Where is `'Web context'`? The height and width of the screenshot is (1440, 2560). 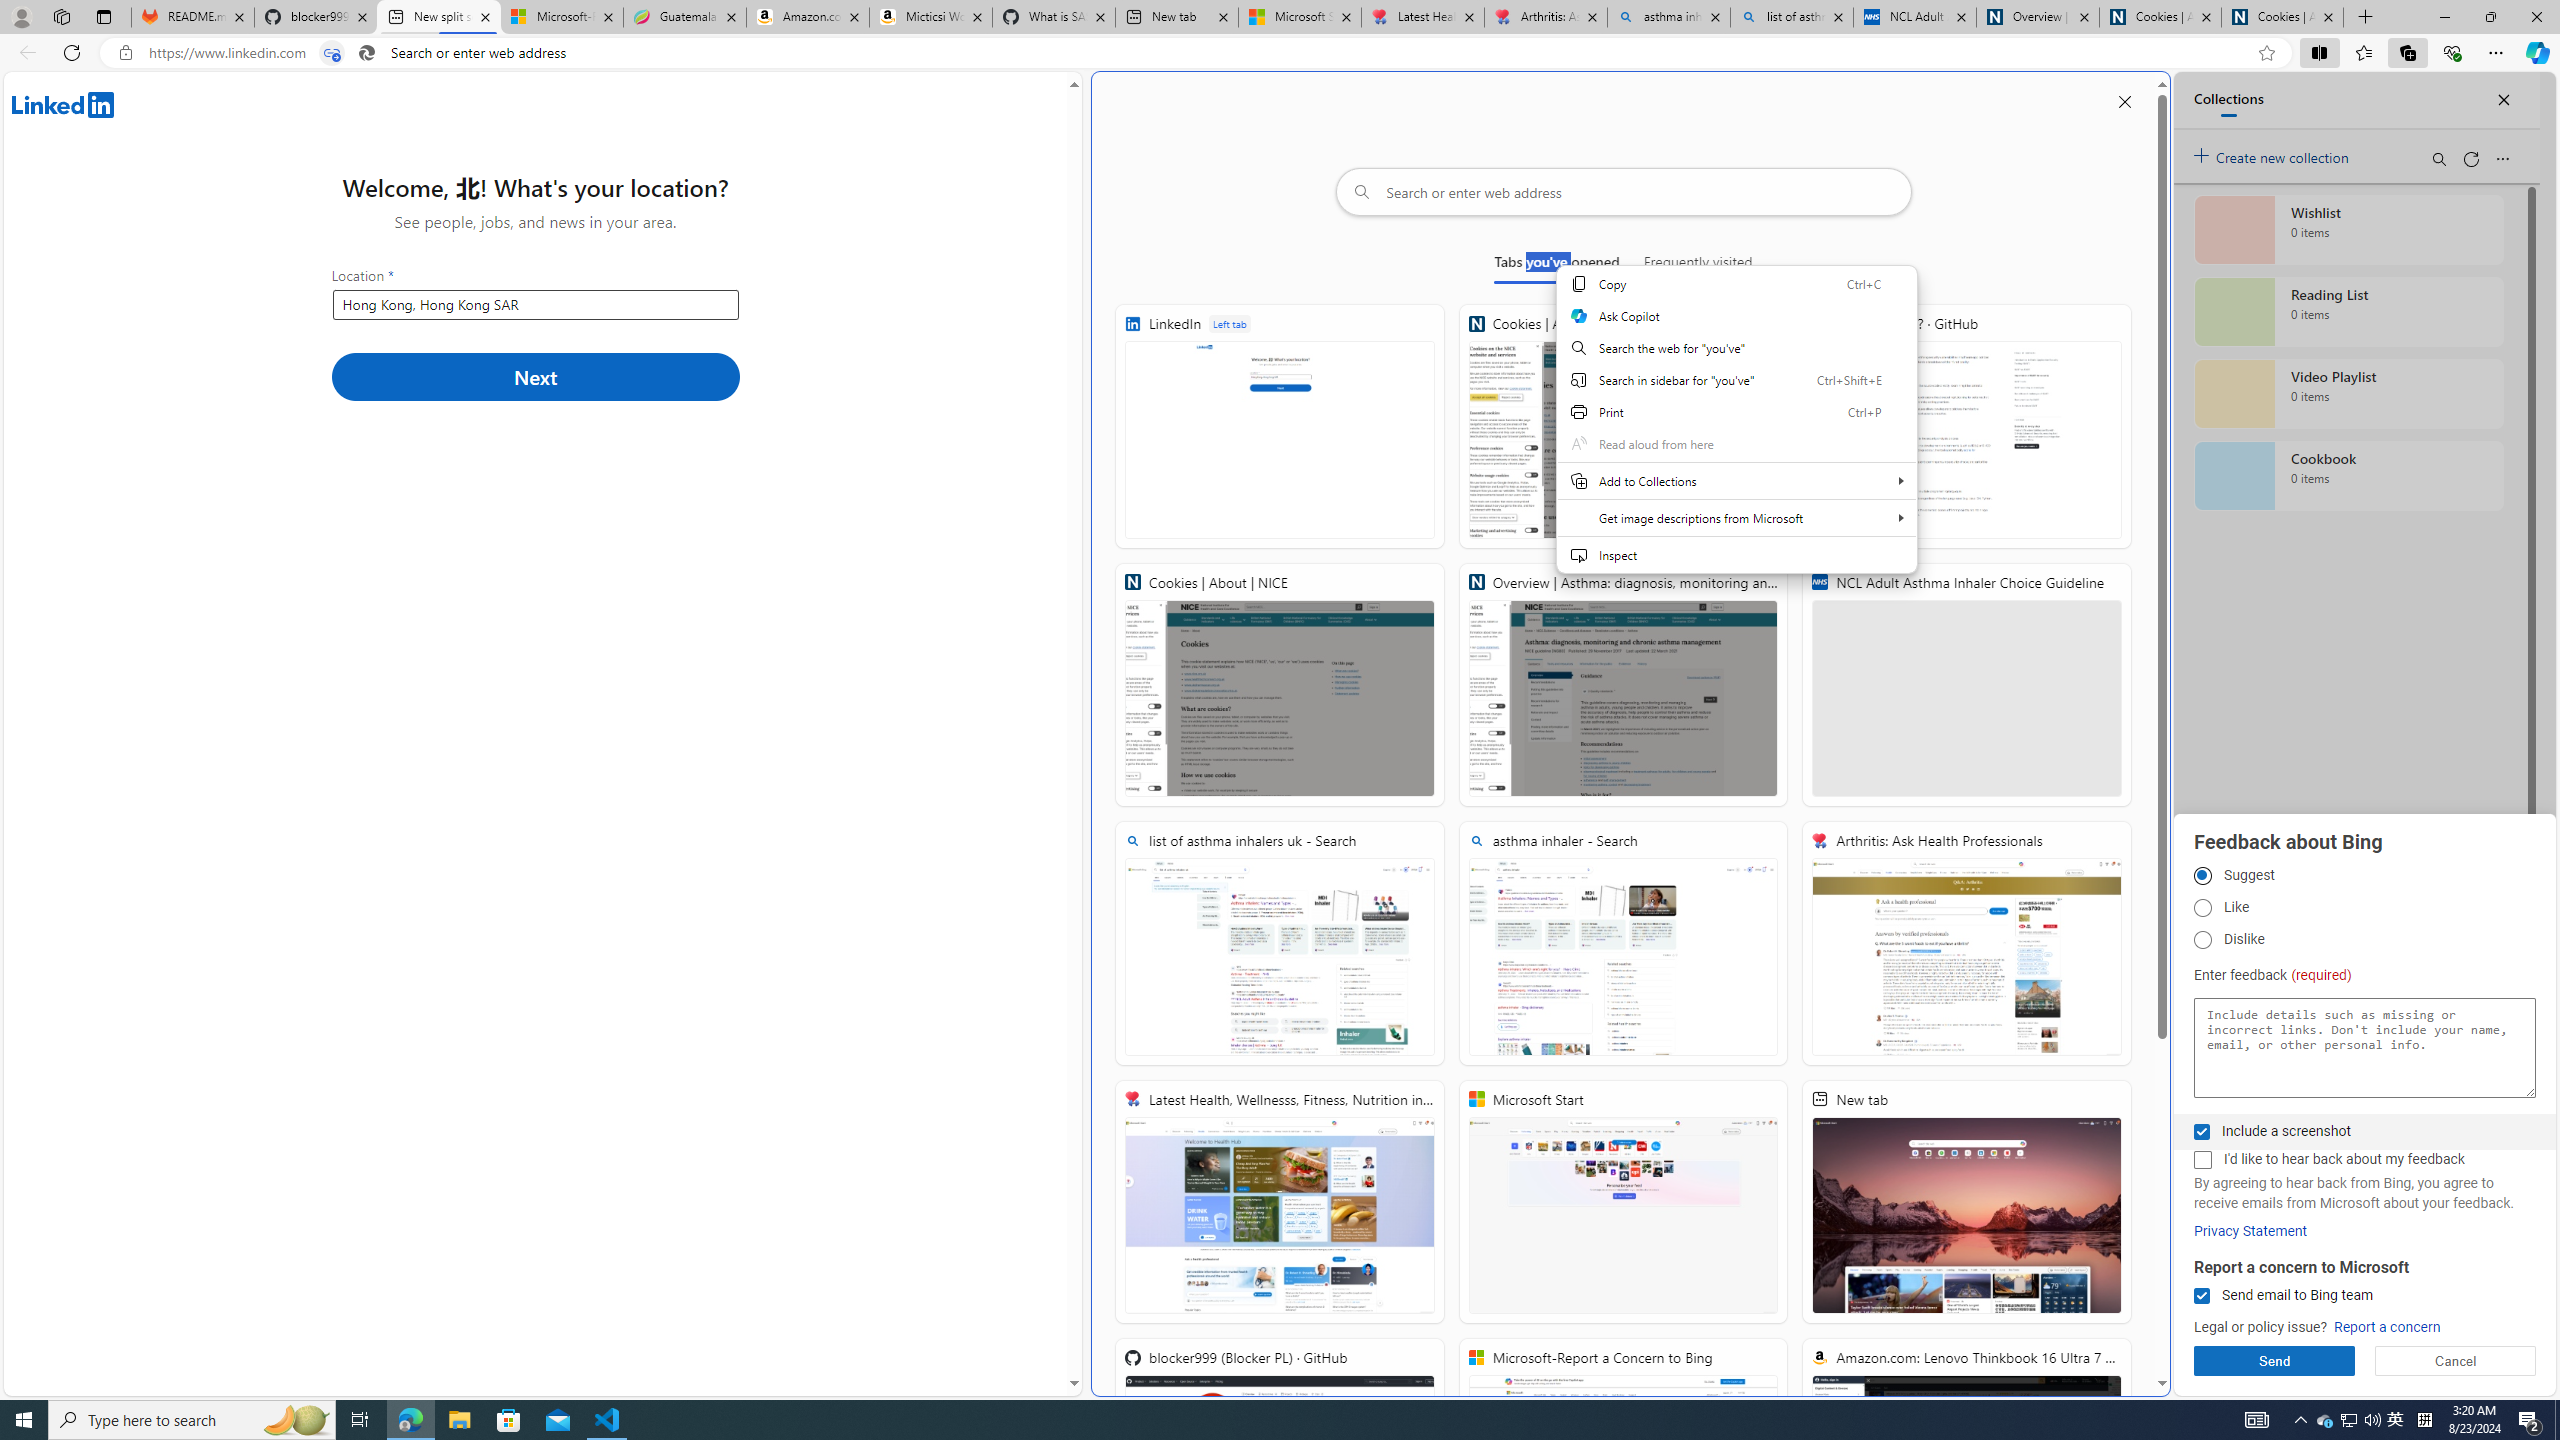
'Web context' is located at coordinates (1736, 430).